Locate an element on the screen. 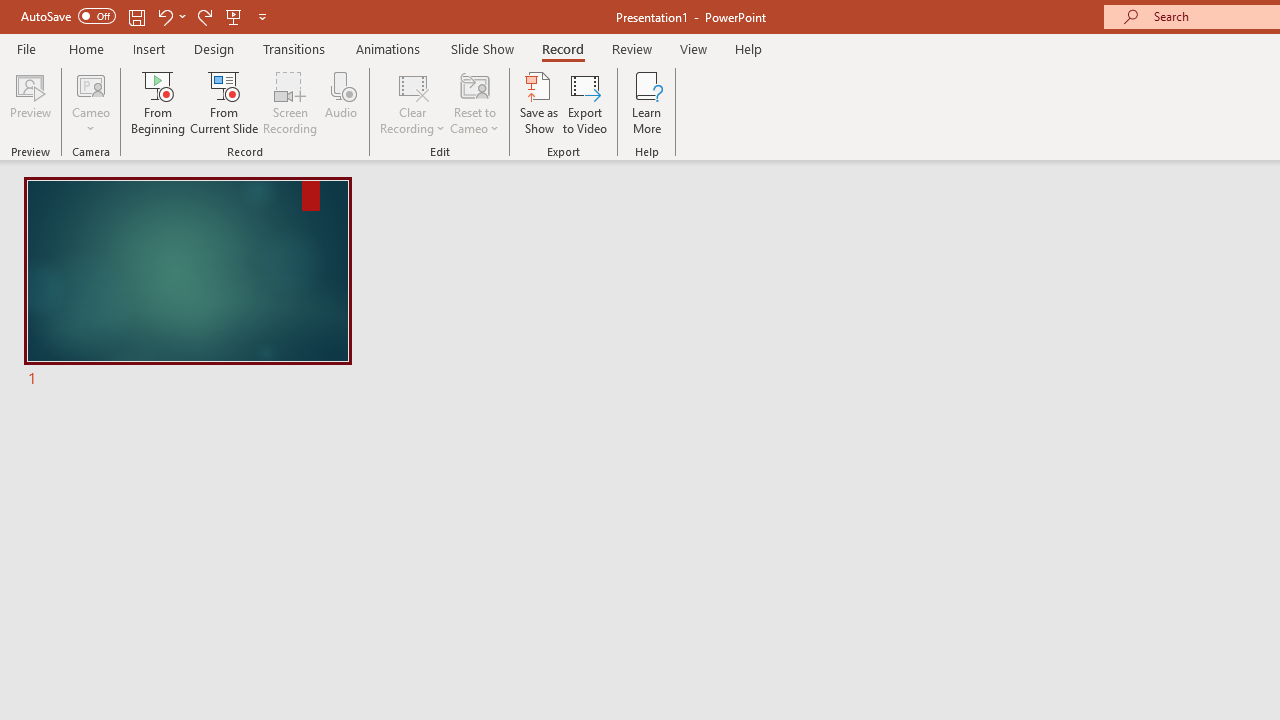  'Save as Show' is located at coordinates (539, 103).